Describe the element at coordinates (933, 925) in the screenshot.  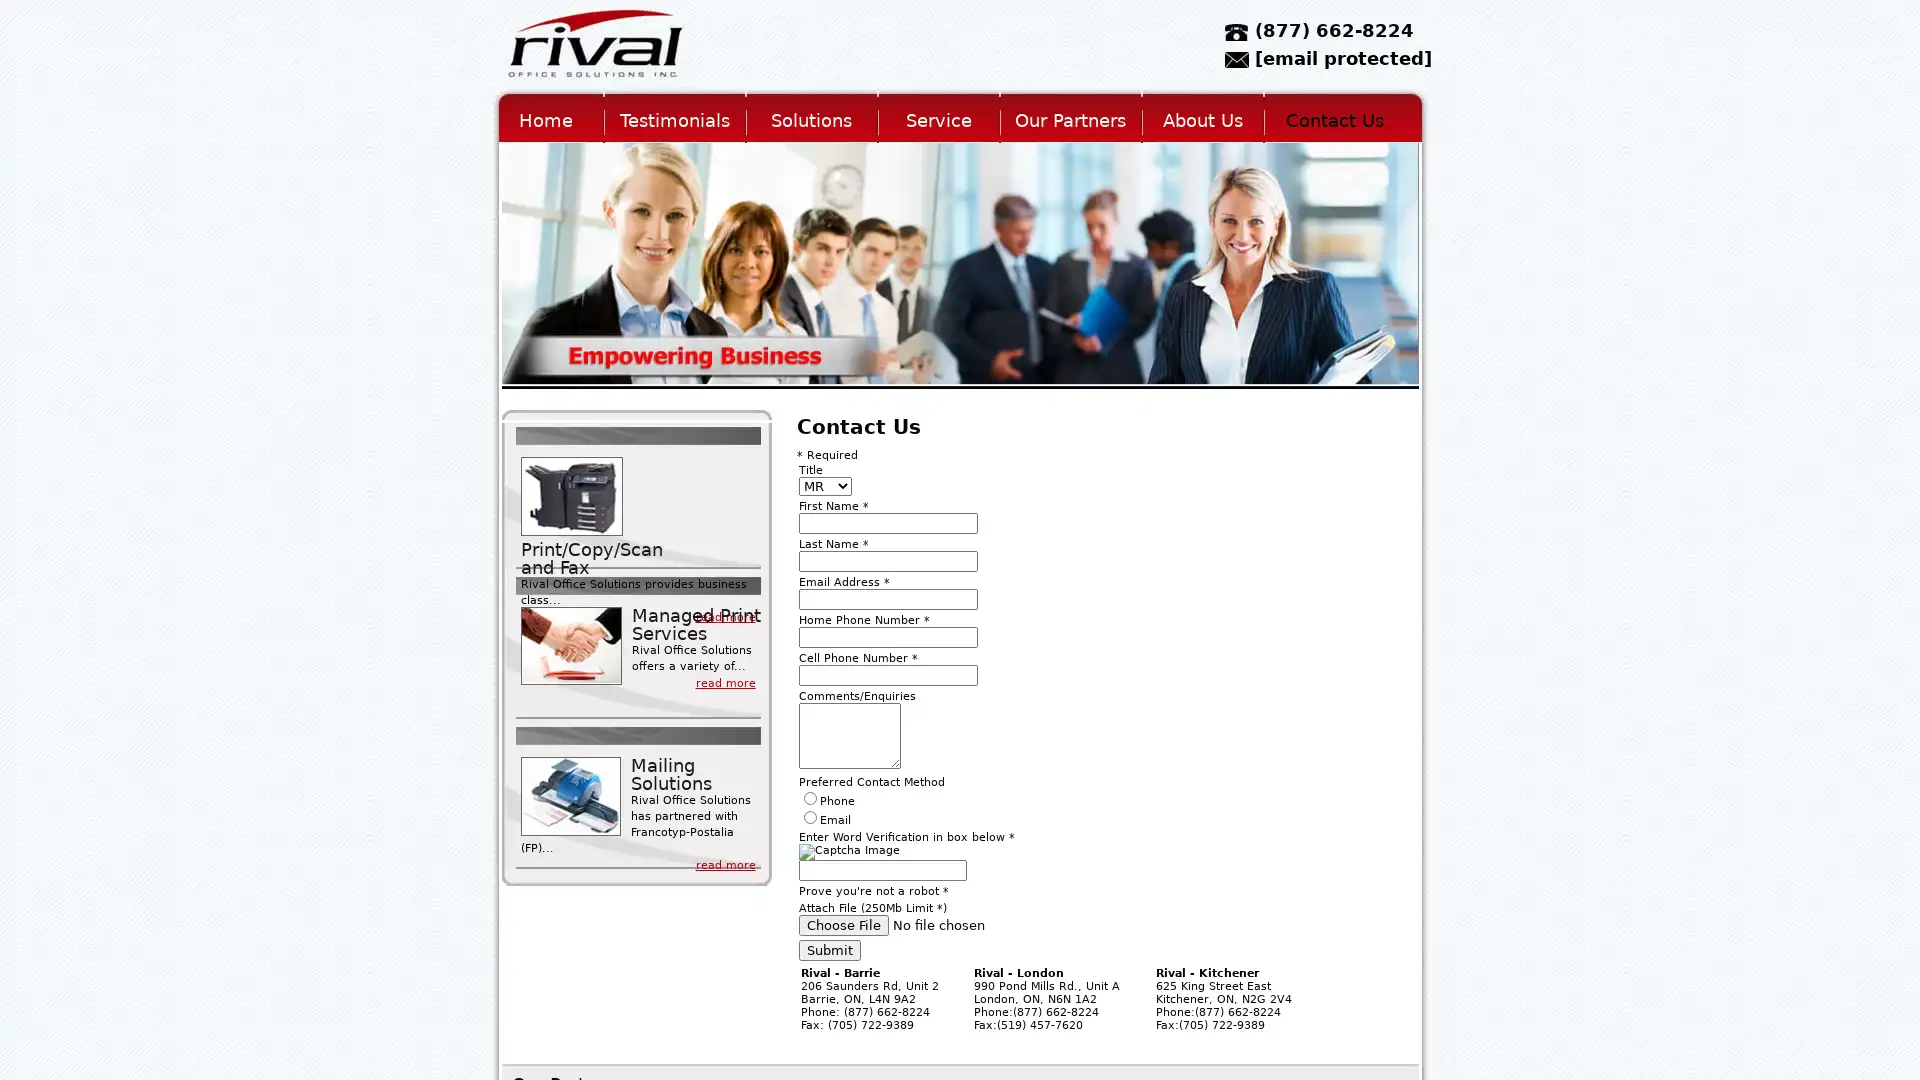
I see `Attach File (250Mb Limit *)` at that location.